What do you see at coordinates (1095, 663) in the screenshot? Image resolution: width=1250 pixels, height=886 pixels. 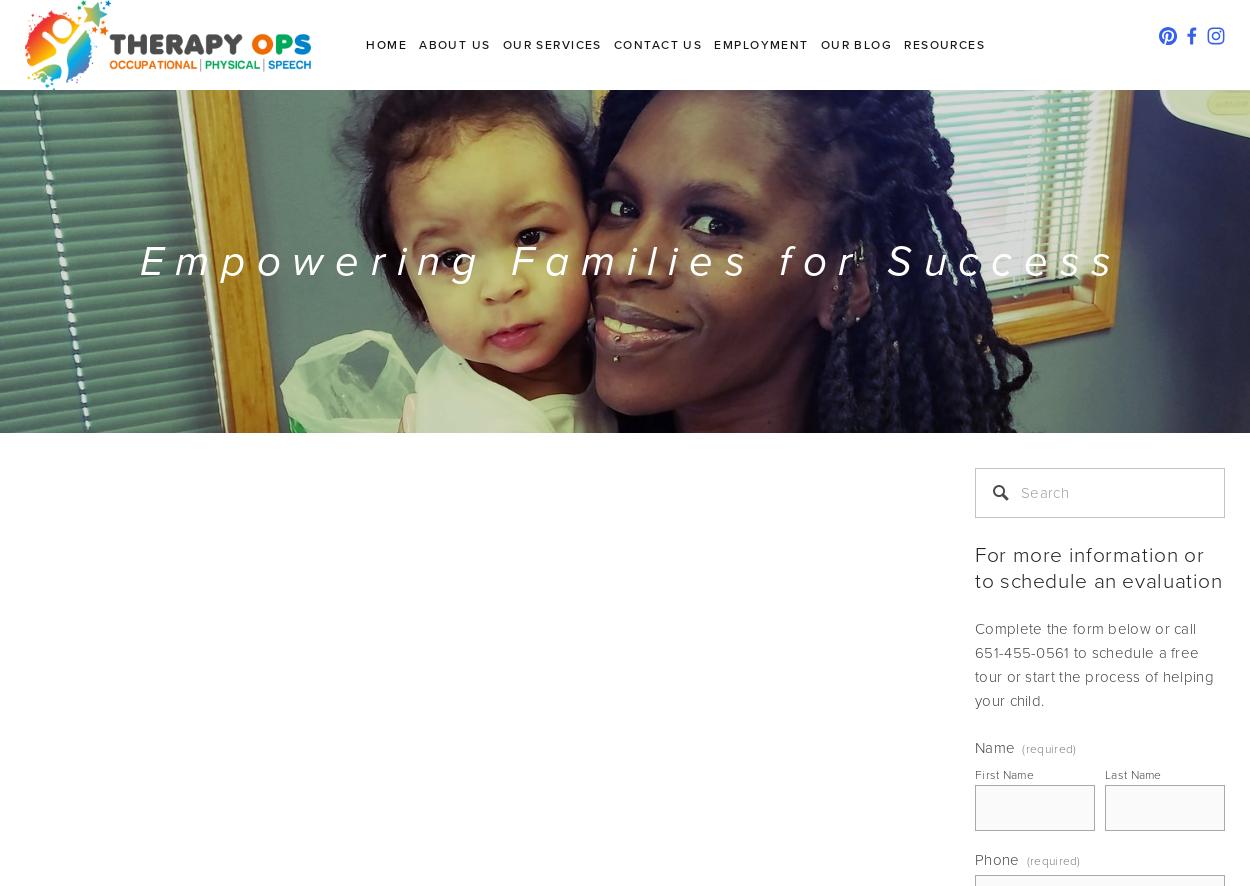 I see `'Complete the form below or call 651-455-0561 to schedule a free tour or start the process of helping your child.'` at bounding box center [1095, 663].